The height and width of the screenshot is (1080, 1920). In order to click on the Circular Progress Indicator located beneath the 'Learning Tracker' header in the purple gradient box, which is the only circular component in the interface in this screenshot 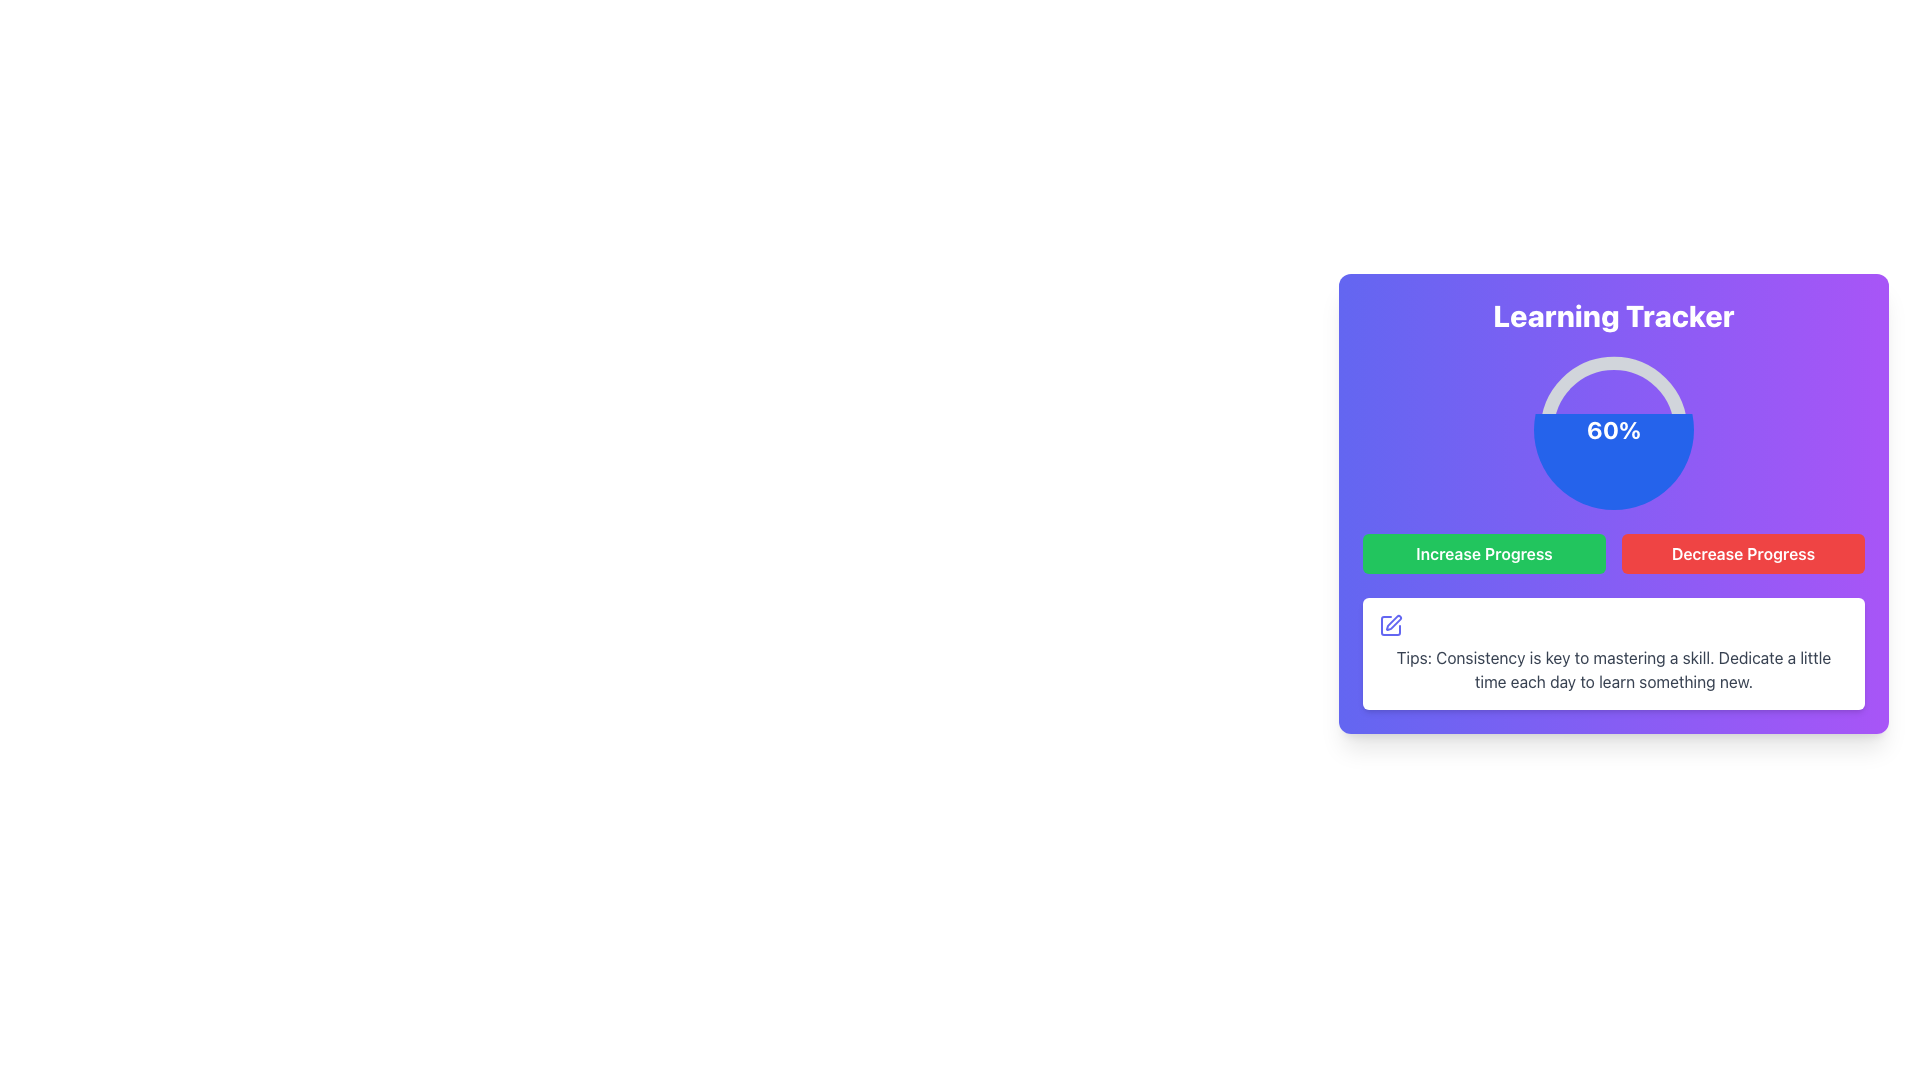, I will do `click(1613, 428)`.